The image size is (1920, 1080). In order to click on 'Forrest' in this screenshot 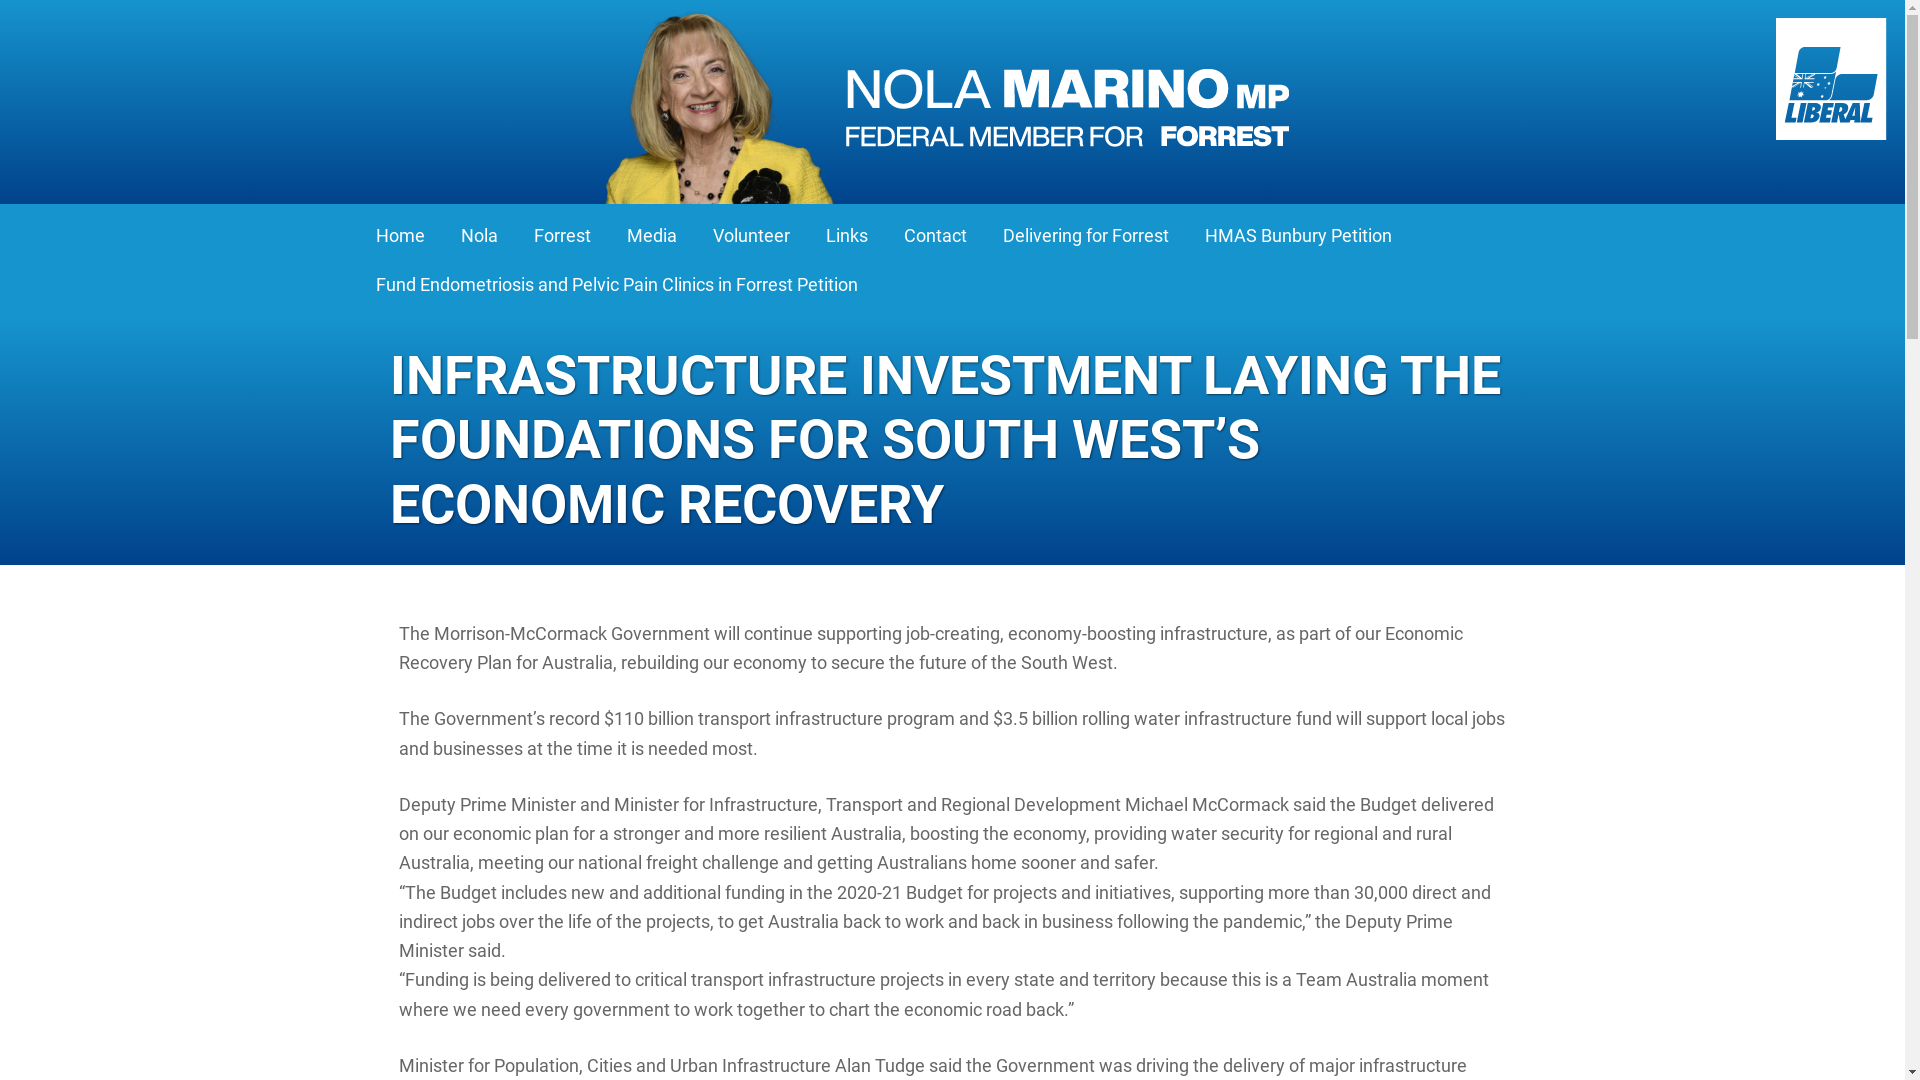, I will do `click(560, 234)`.